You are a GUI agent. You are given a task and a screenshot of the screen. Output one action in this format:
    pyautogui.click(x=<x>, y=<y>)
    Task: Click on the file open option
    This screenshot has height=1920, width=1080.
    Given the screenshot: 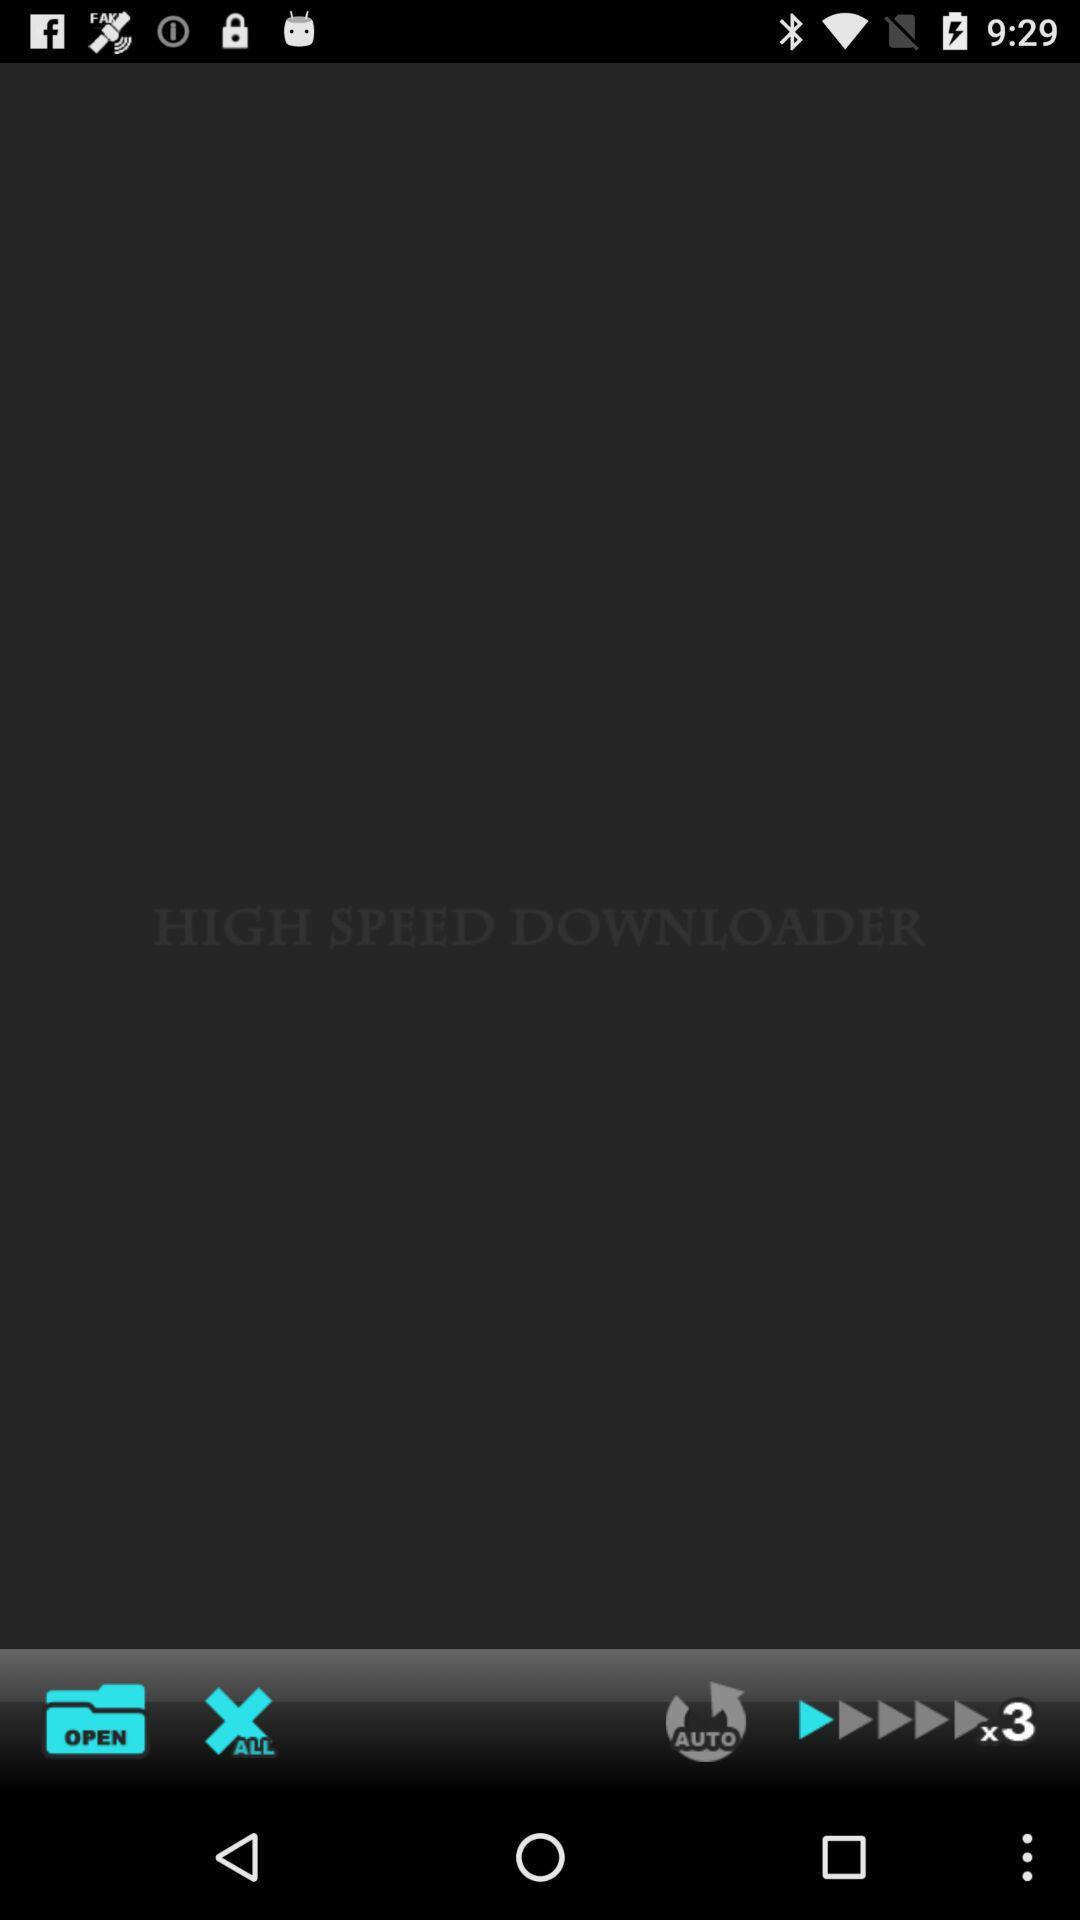 What is the action you would take?
    pyautogui.click(x=95, y=1720)
    